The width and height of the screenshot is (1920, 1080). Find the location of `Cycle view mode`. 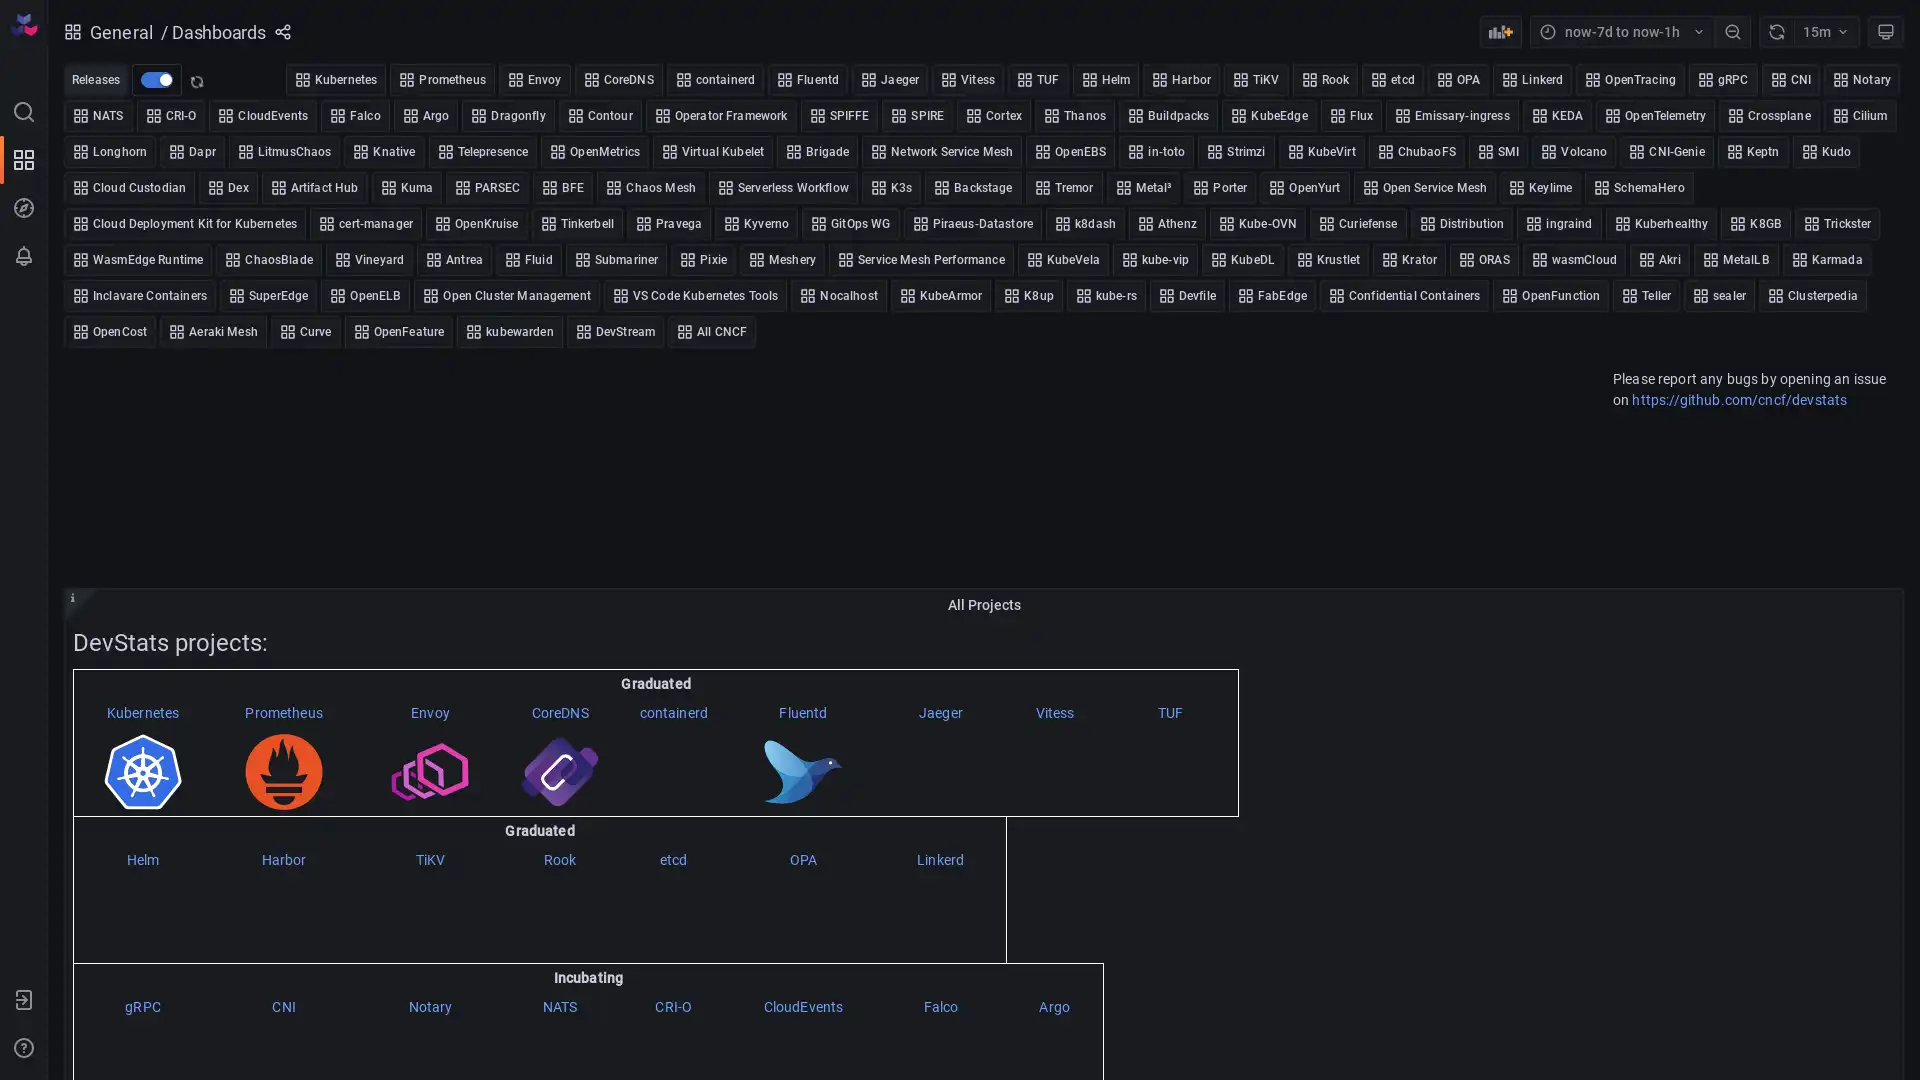

Cycle view mode is located at coordinates (1885, 31).